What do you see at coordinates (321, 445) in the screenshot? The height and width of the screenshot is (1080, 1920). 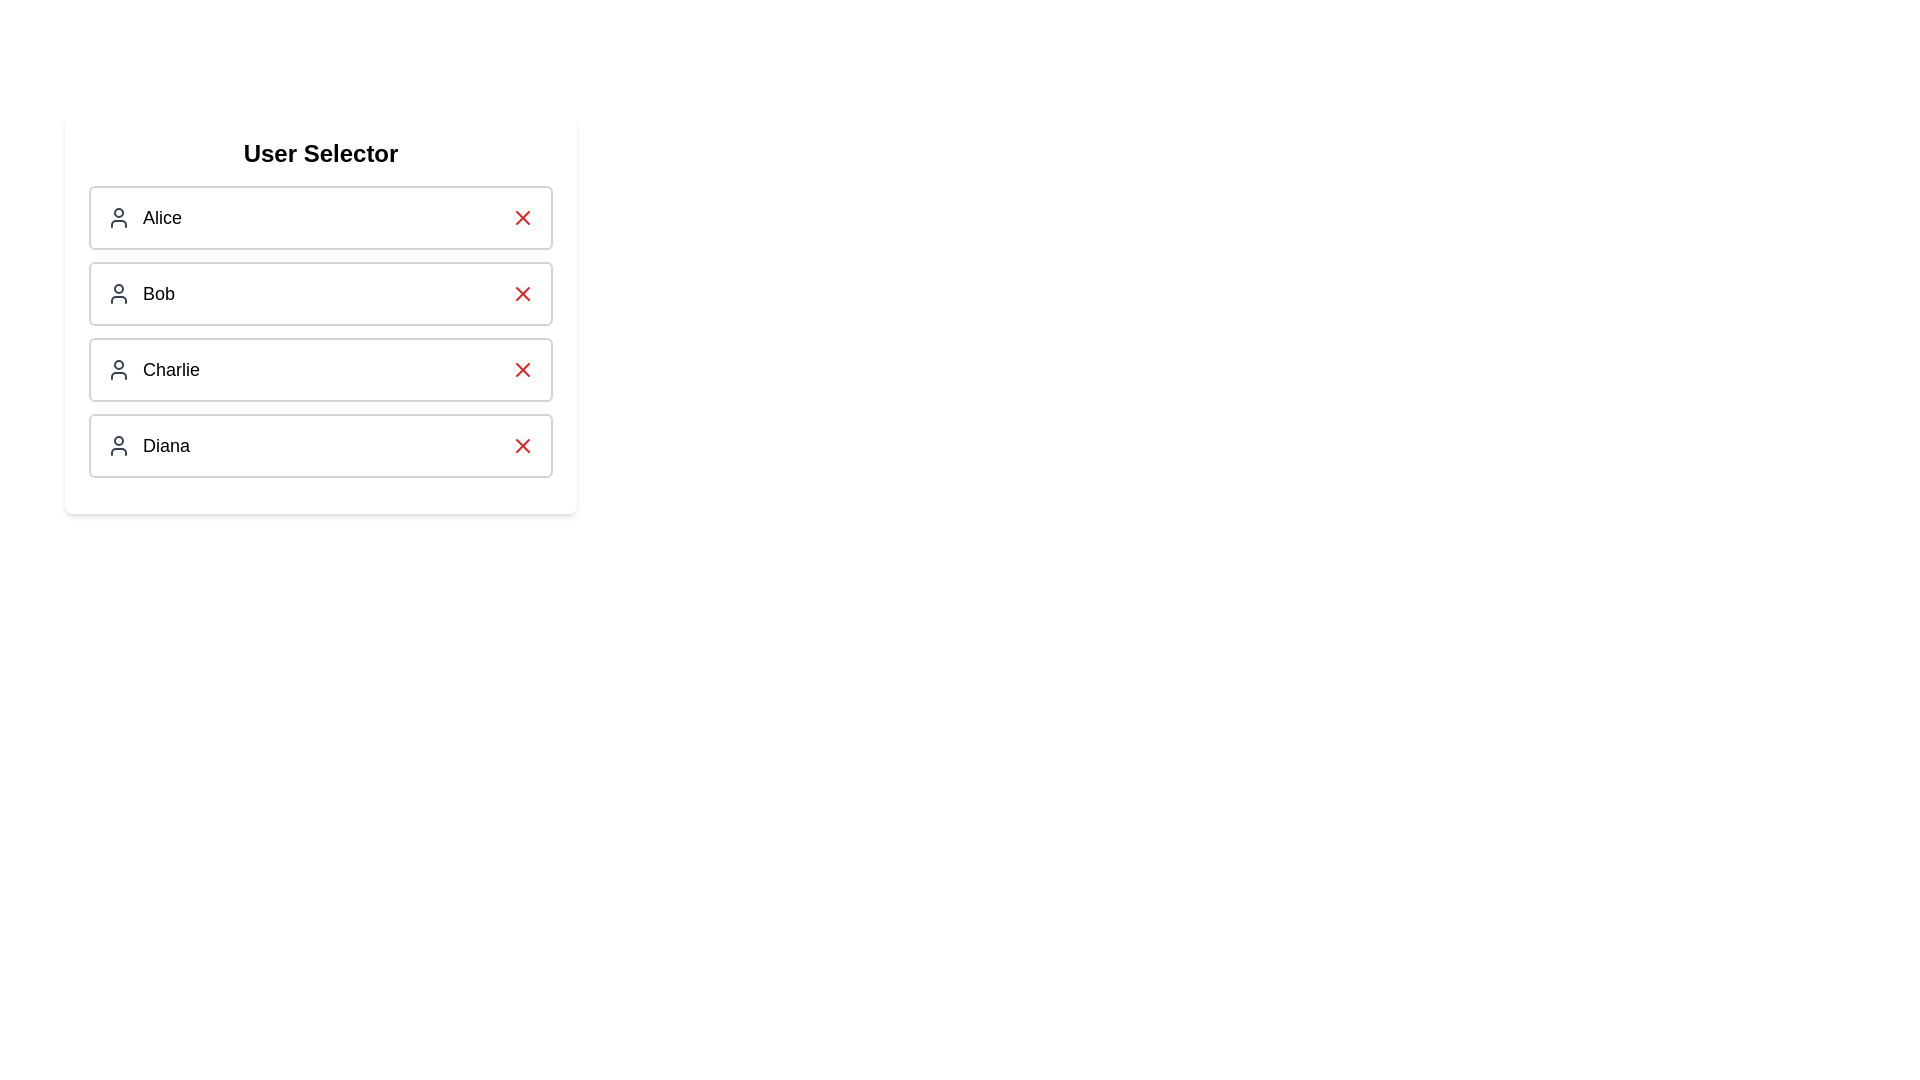 I see `the user Diana by clicking on their entry` at bounding box center [321, 445].